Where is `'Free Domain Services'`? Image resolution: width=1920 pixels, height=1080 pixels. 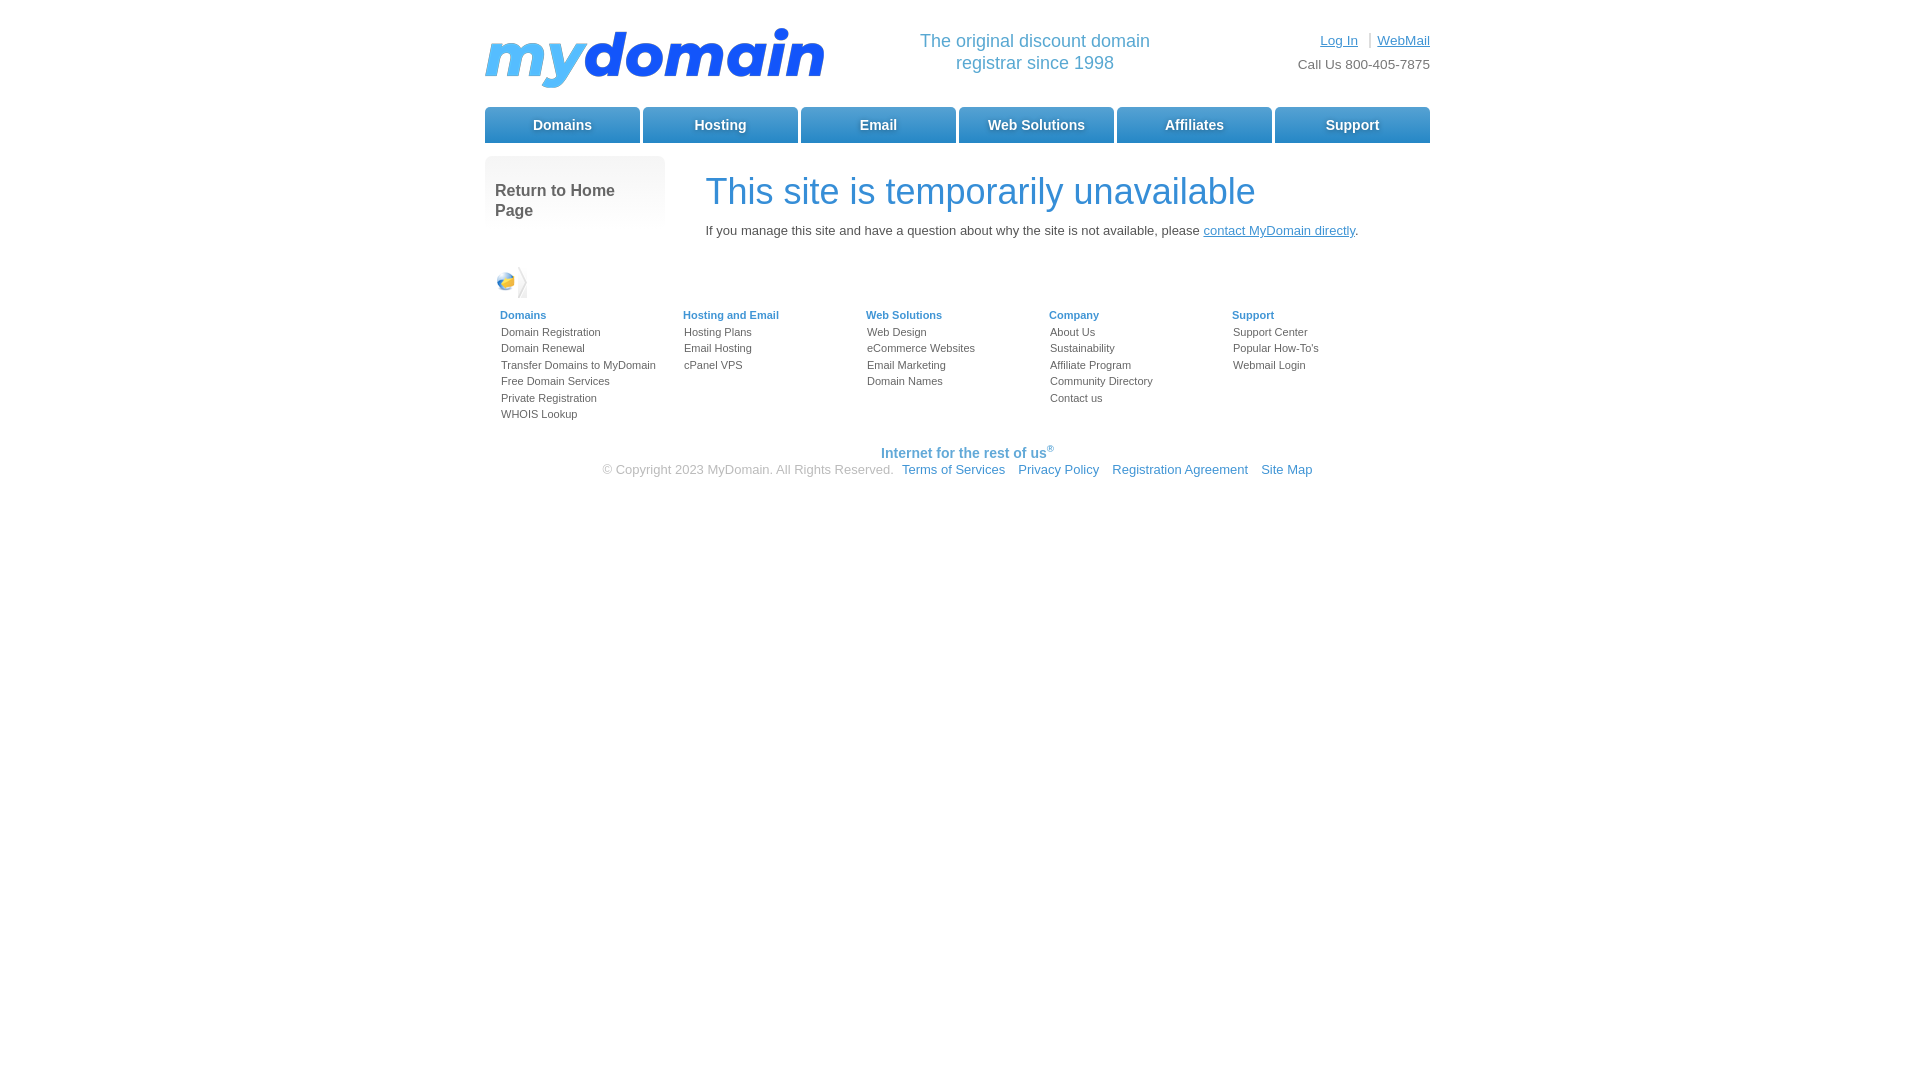 'Free Domain Services' is located at coordinates (555, 381).